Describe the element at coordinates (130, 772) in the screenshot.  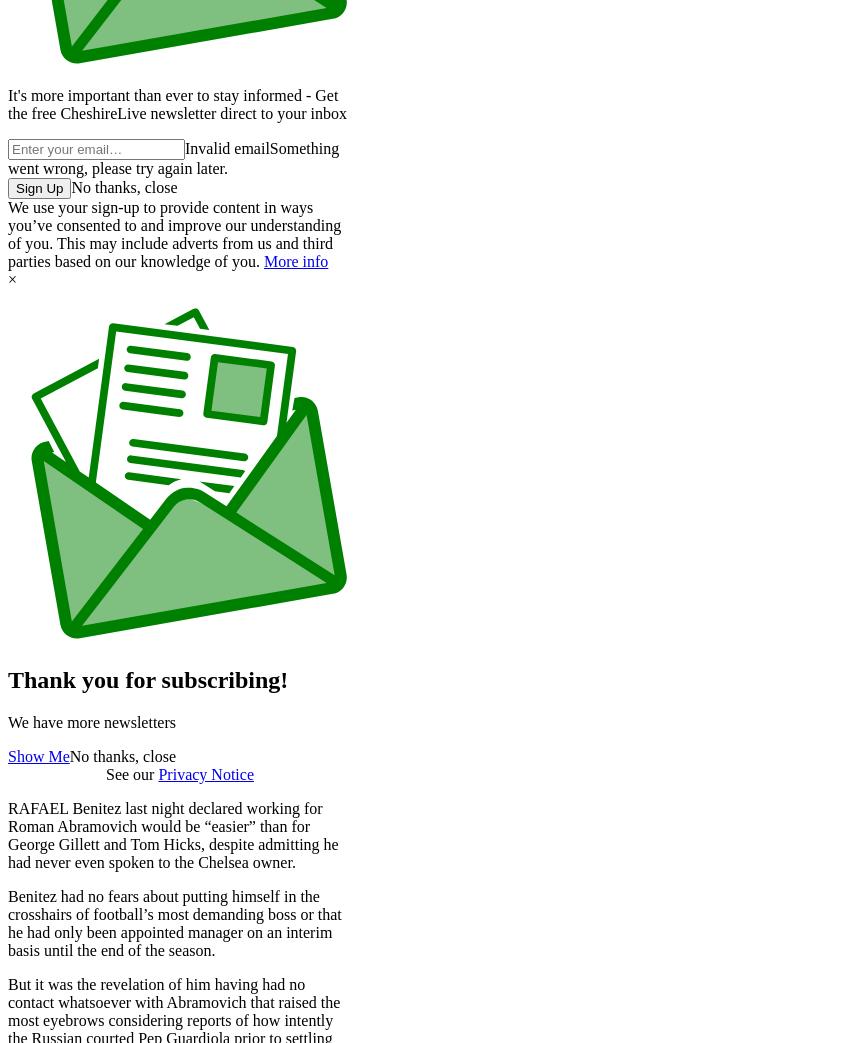
I see `'See our'` at that location.